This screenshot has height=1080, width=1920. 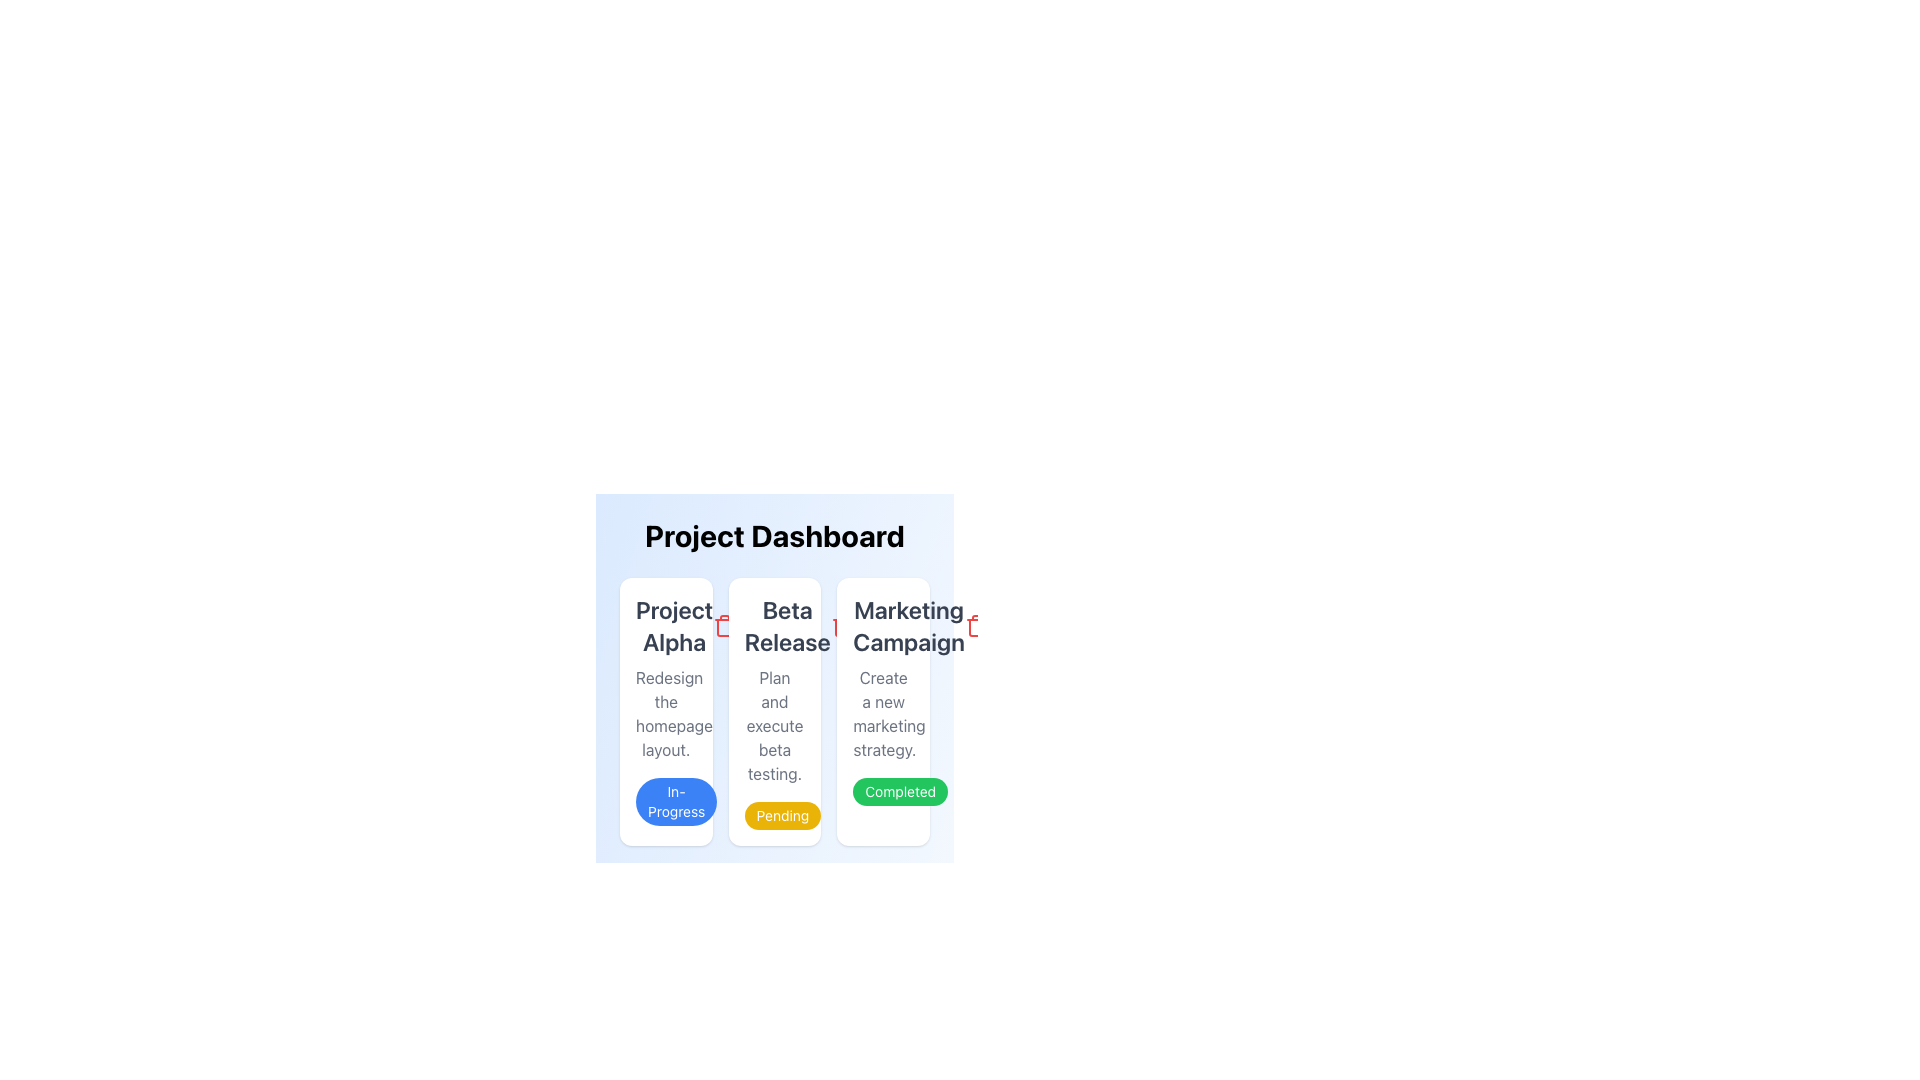 I want to click on the red trash icon button located to the right of the 'Beta Release' section in the Project Dashboard to observe hover effects, so click(x=842, y=624).